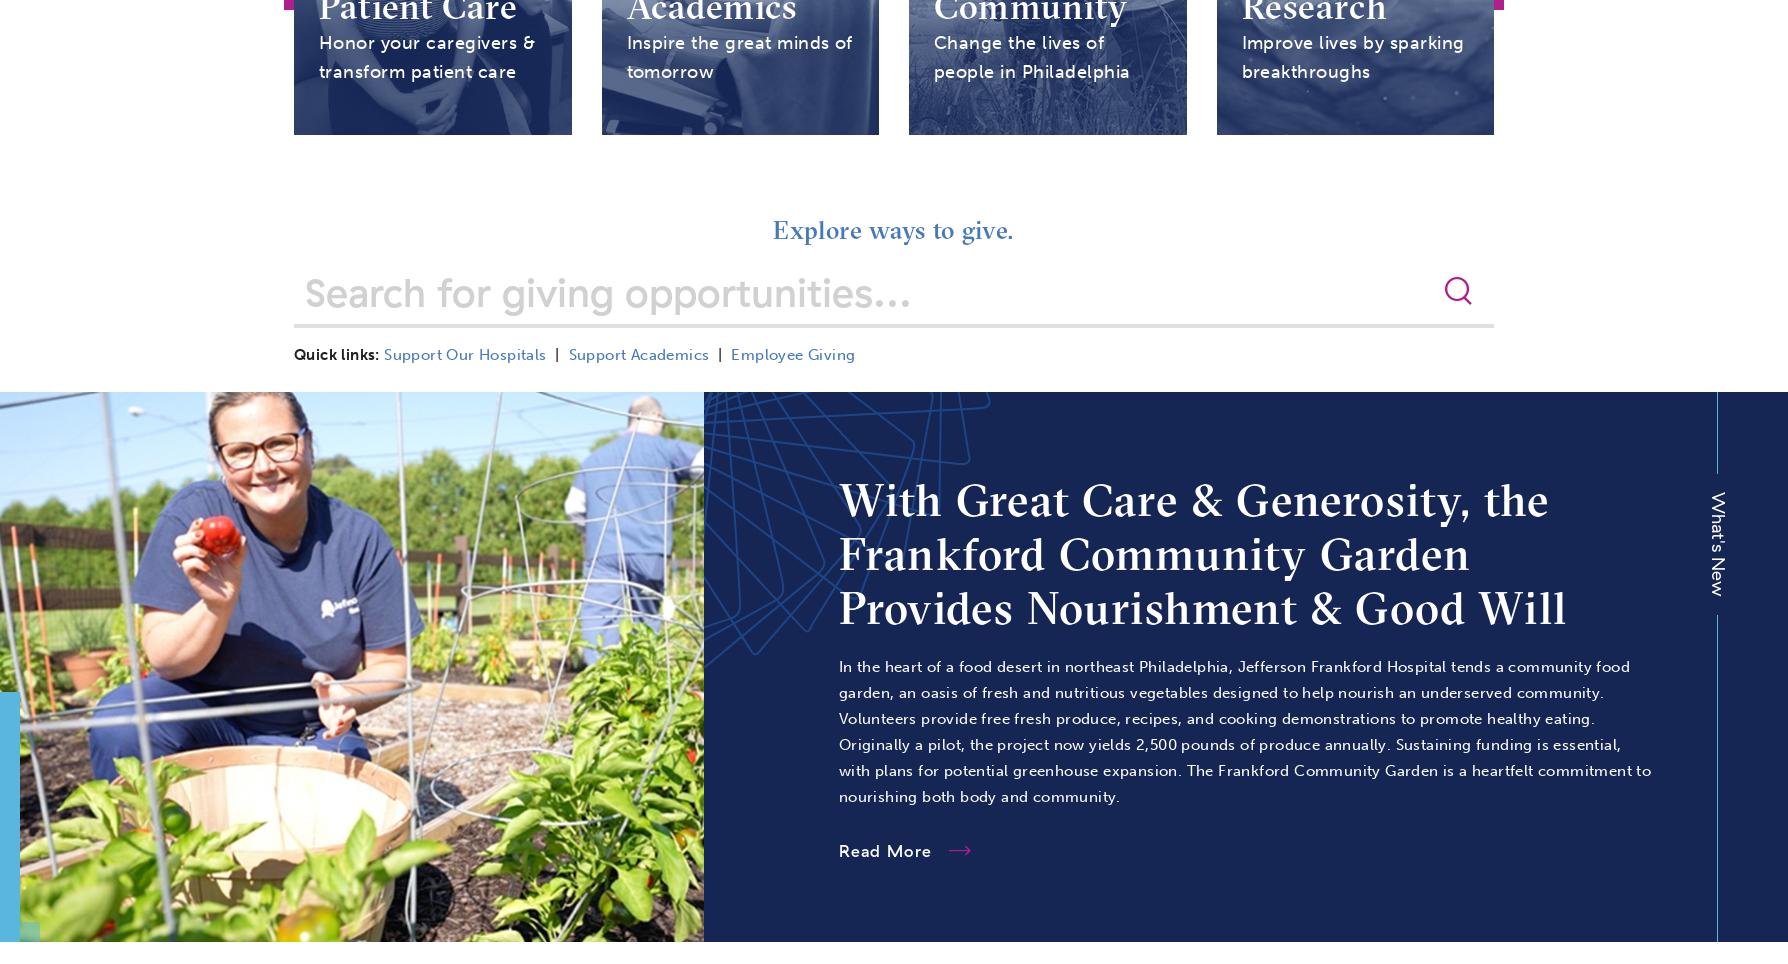  I want to click on 'Support Our Hospitals', so click(465, 354).